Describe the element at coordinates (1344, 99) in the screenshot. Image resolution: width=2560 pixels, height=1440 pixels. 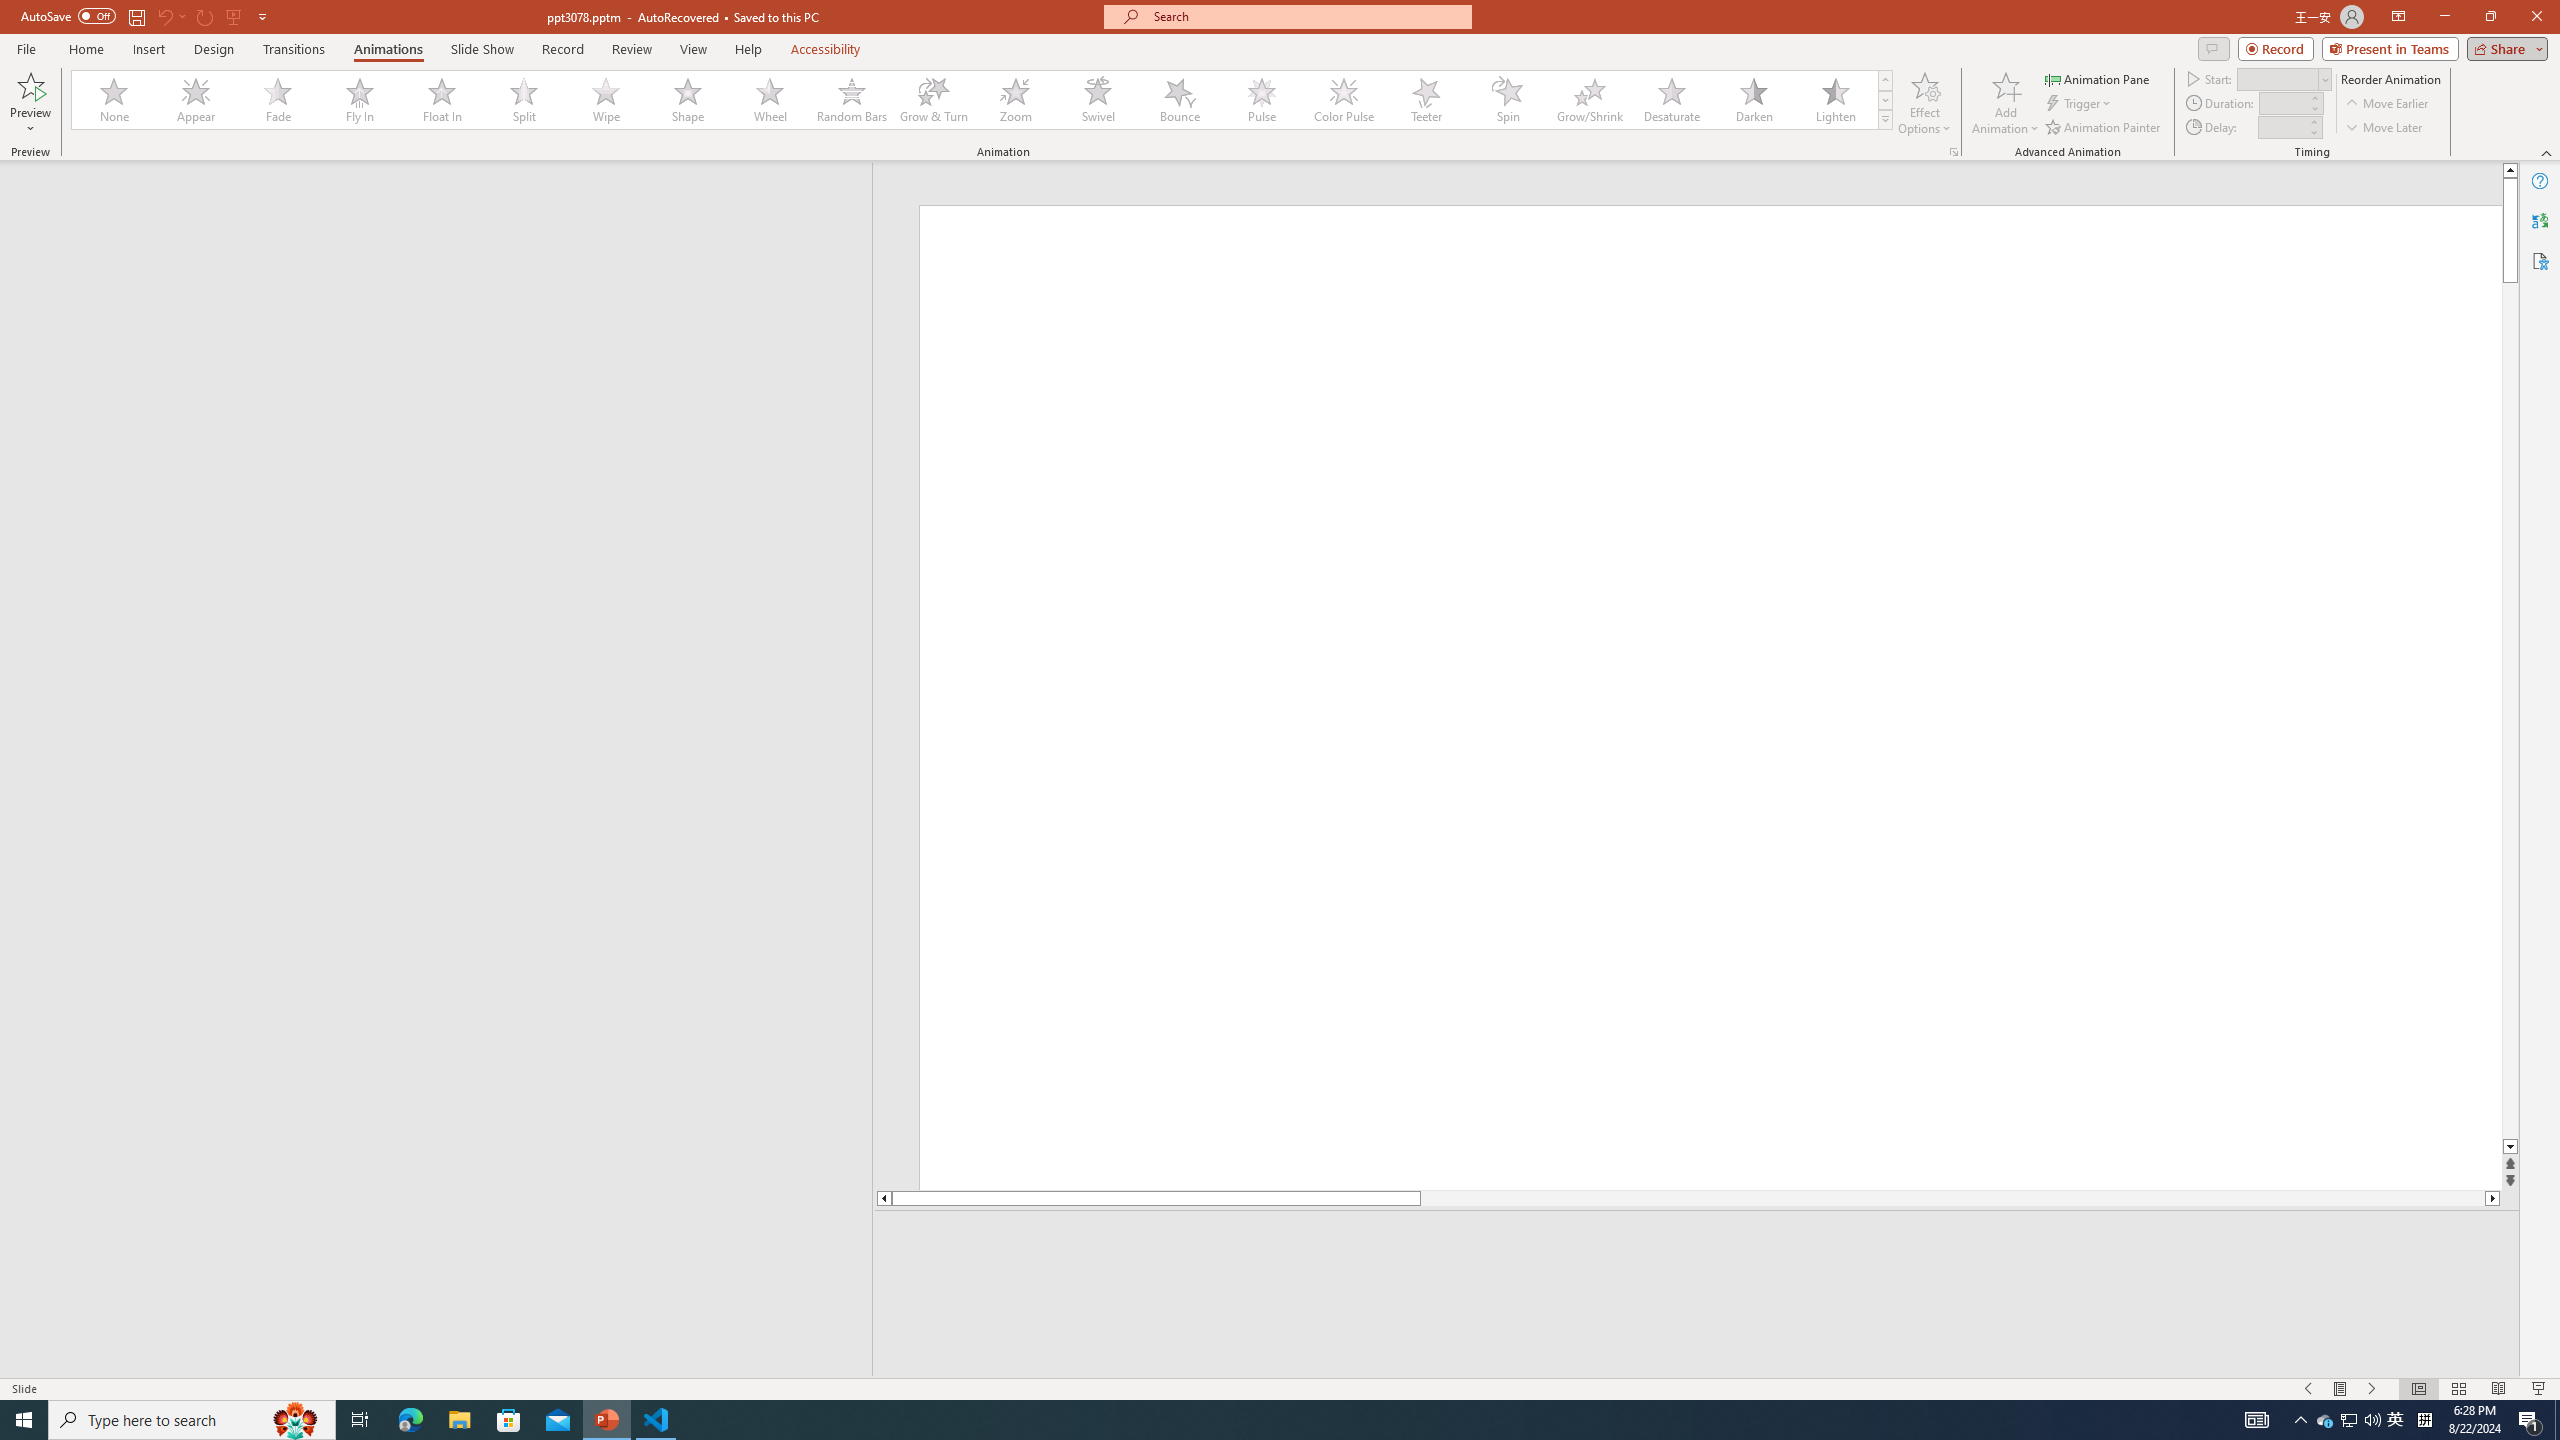
I see `'Color Pulse'` at that location.